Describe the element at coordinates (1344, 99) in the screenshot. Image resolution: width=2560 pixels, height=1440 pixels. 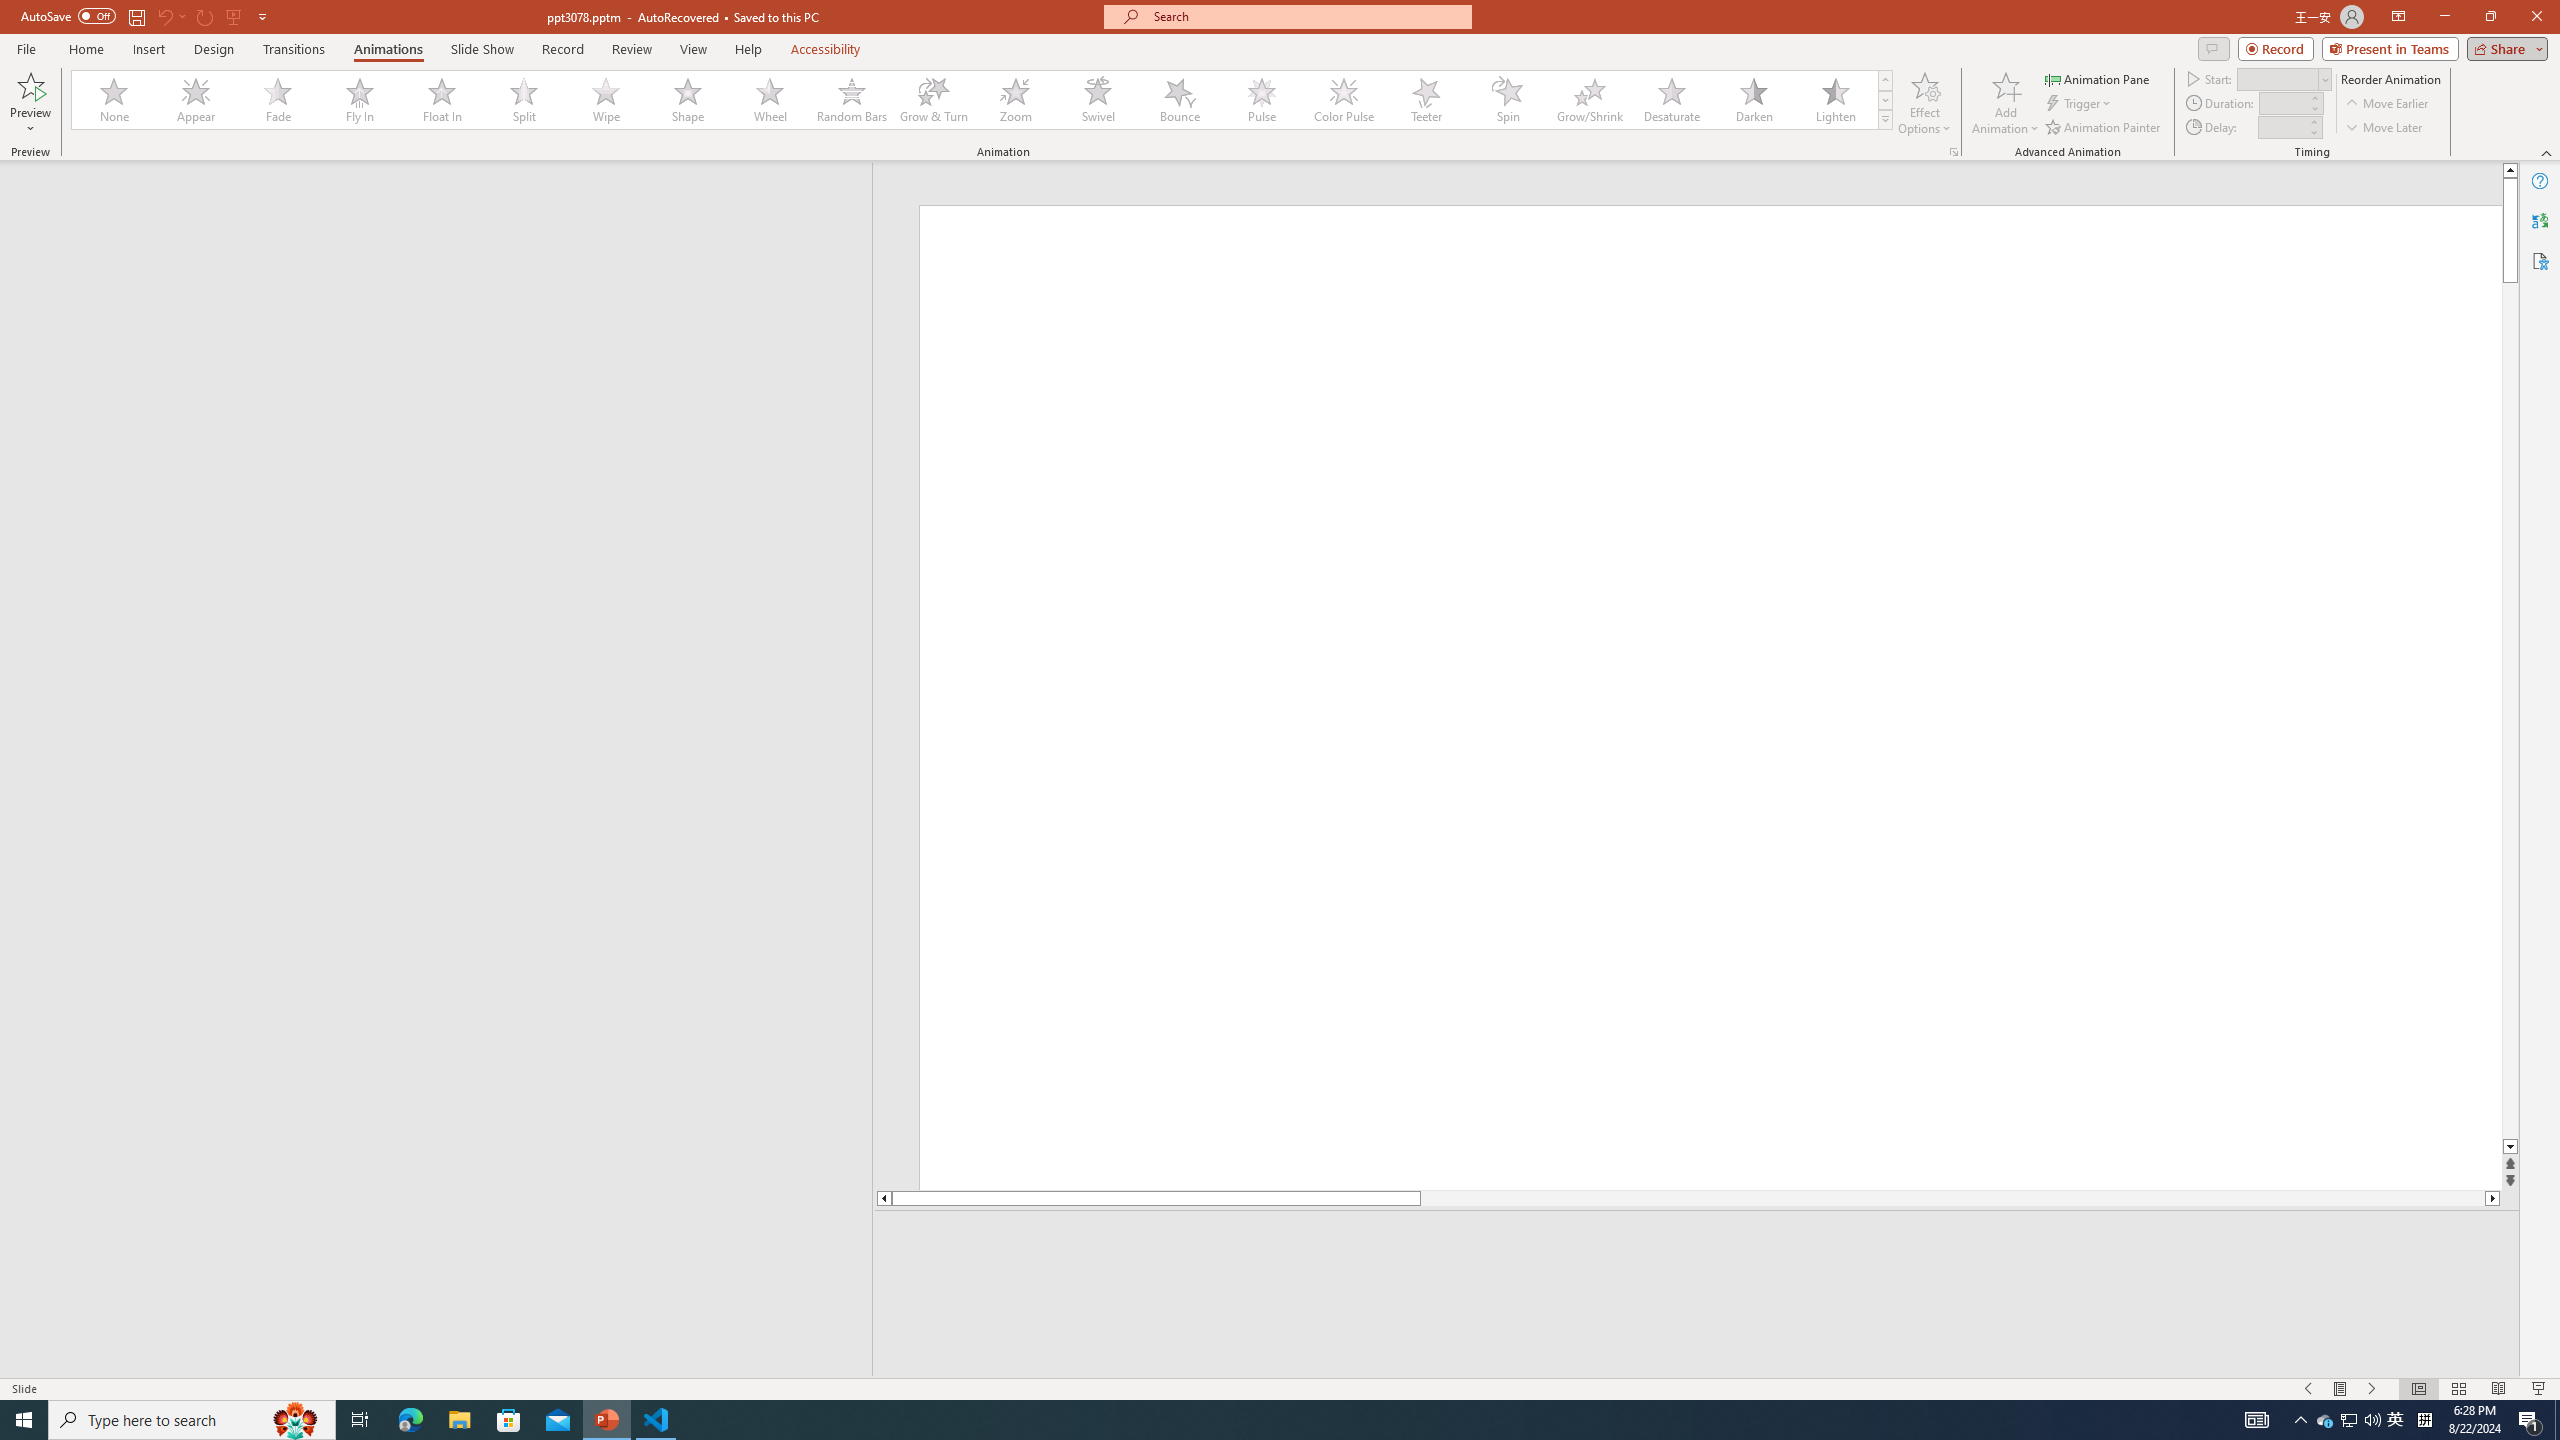
I see `'Color Pulse'` at that location.